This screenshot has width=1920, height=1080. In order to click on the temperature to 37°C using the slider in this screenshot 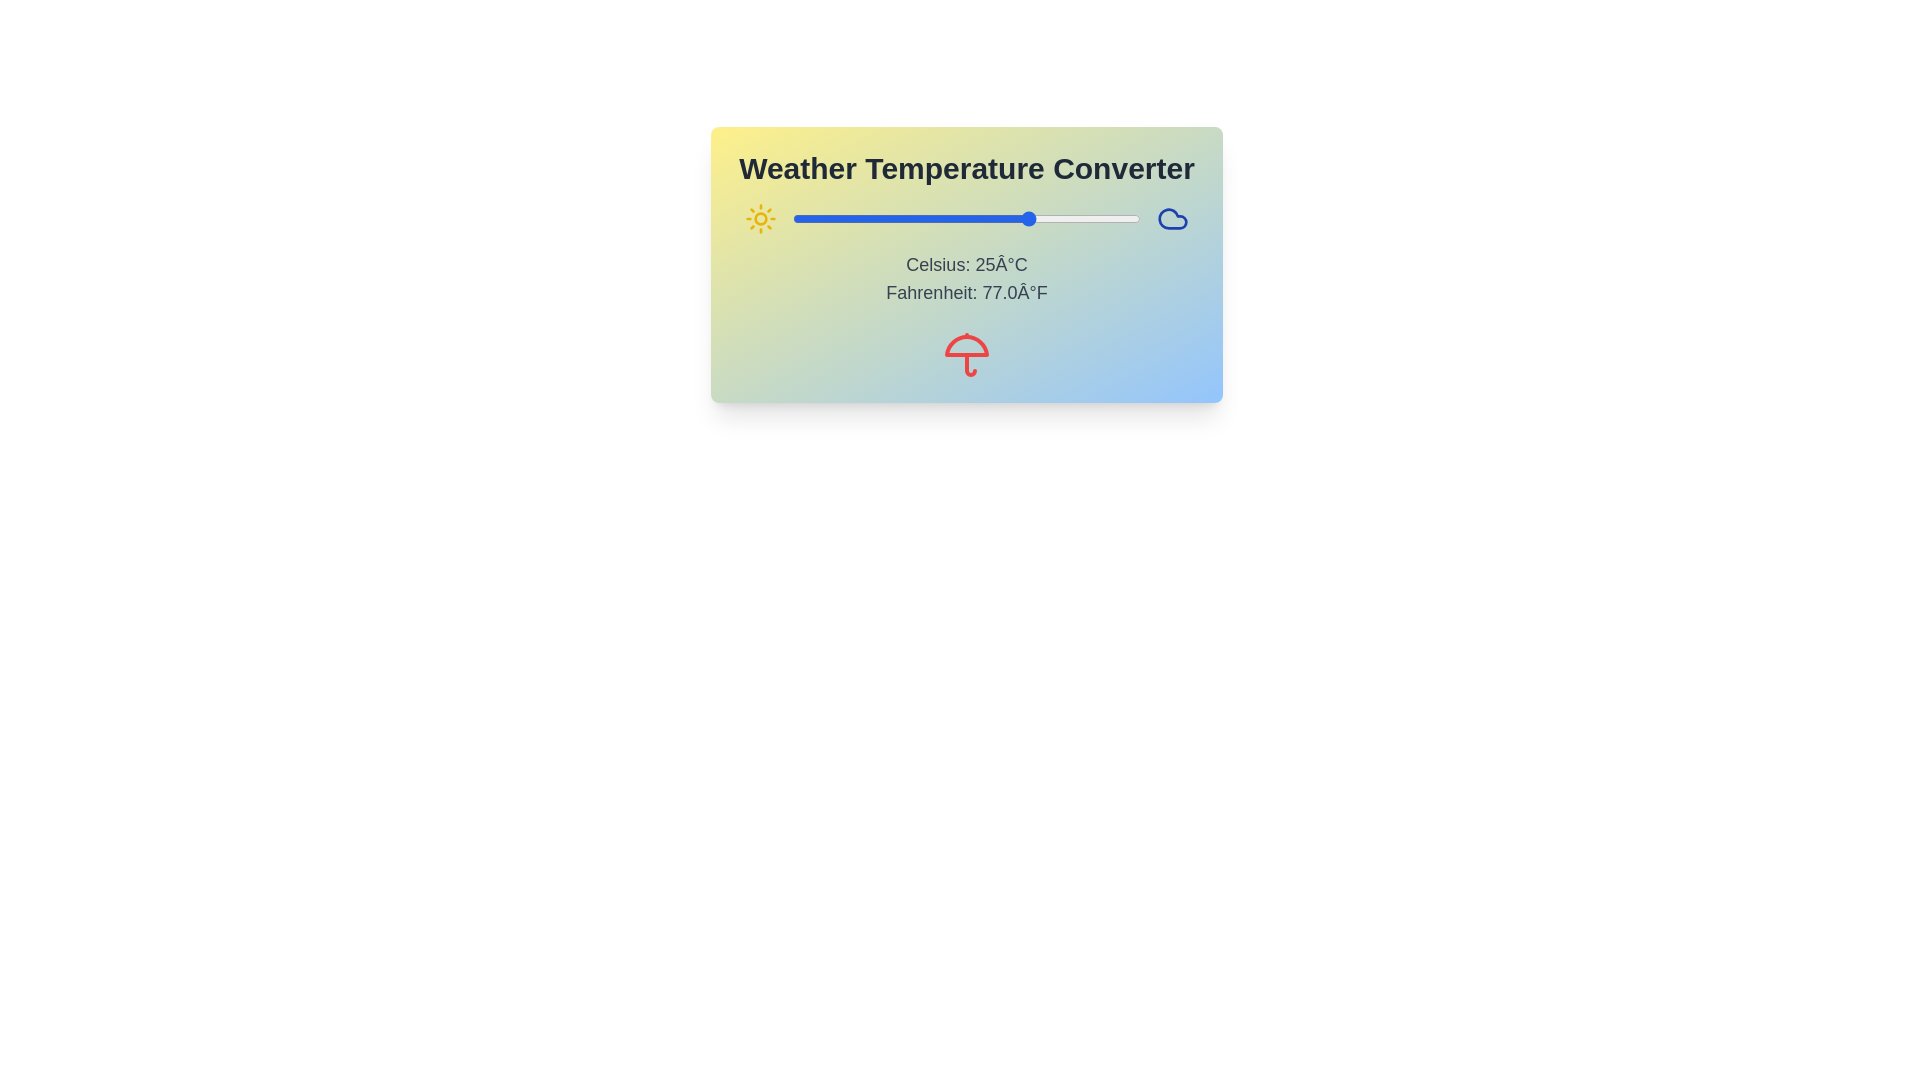, I will do `click(1083, 219)`.